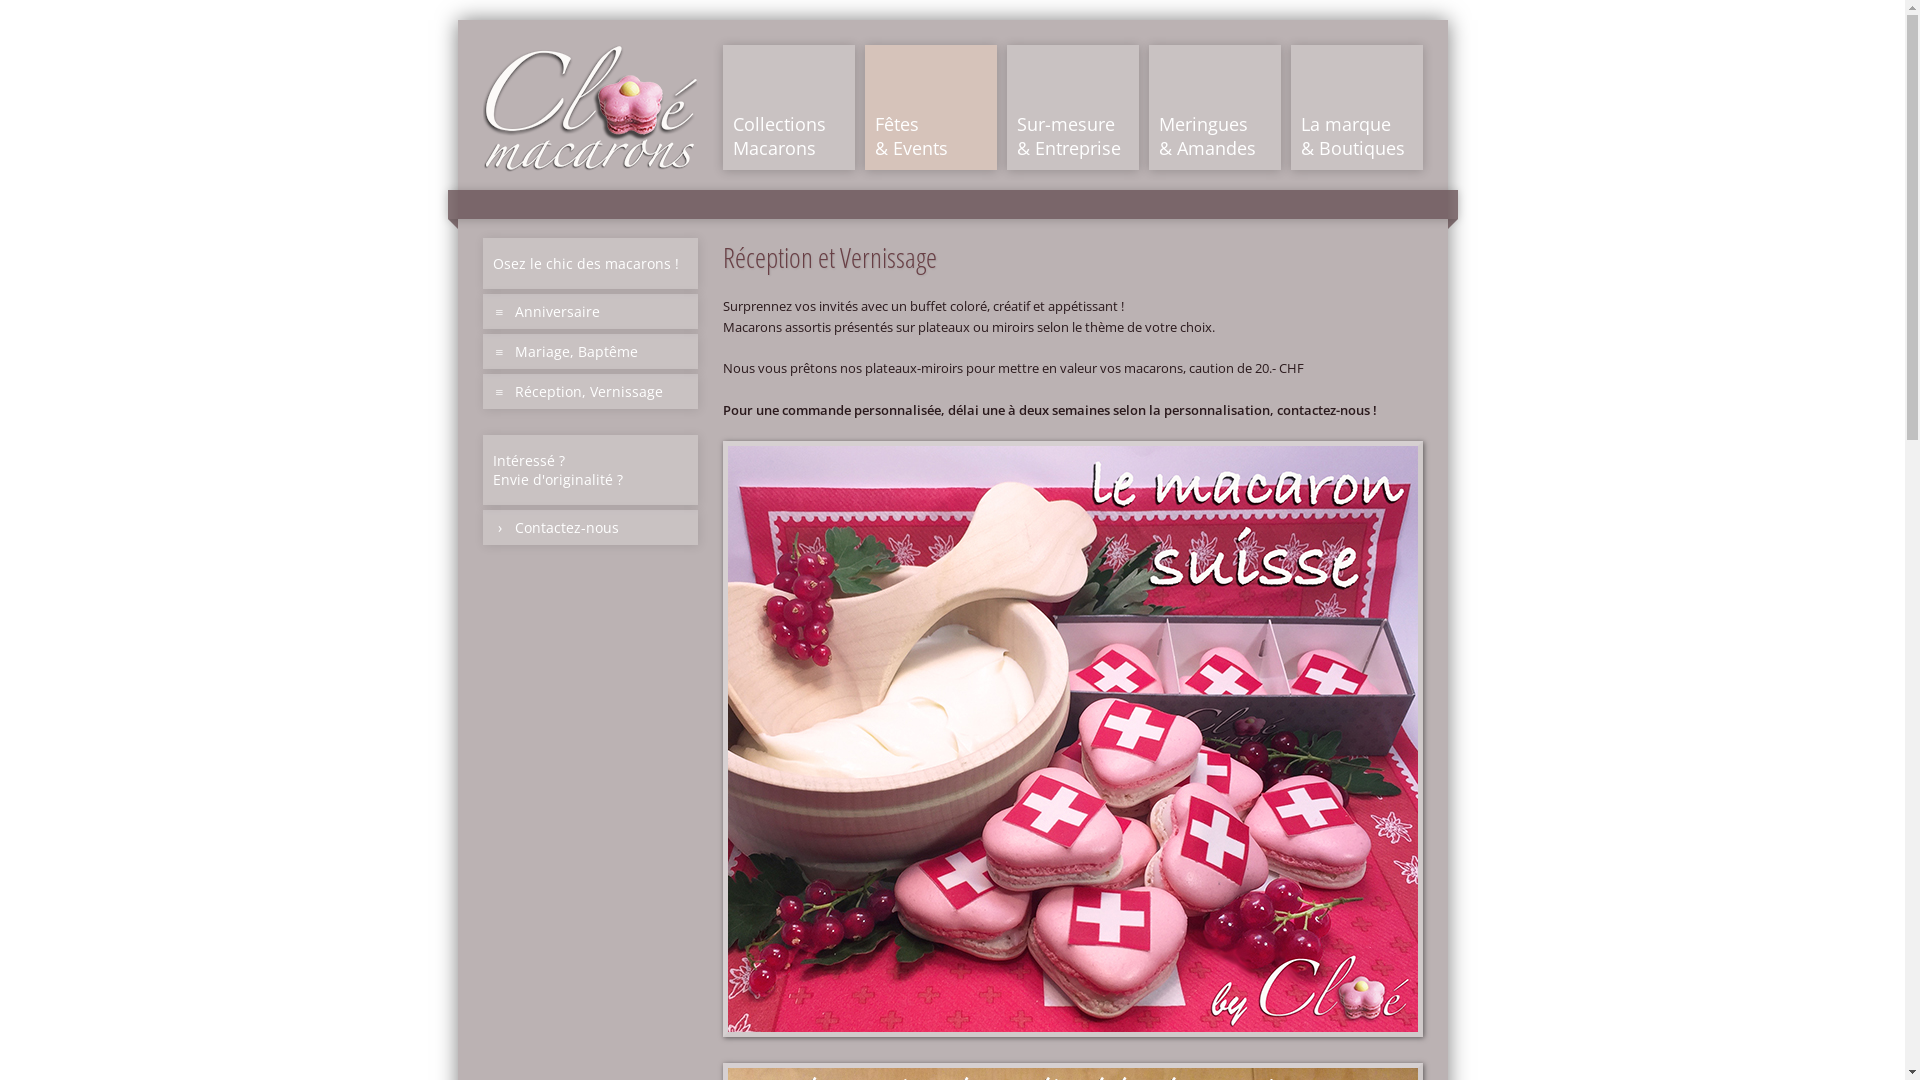  Describe the element at coordinates (1356, 107) in the screenshot. I see `'La marque` at that location.